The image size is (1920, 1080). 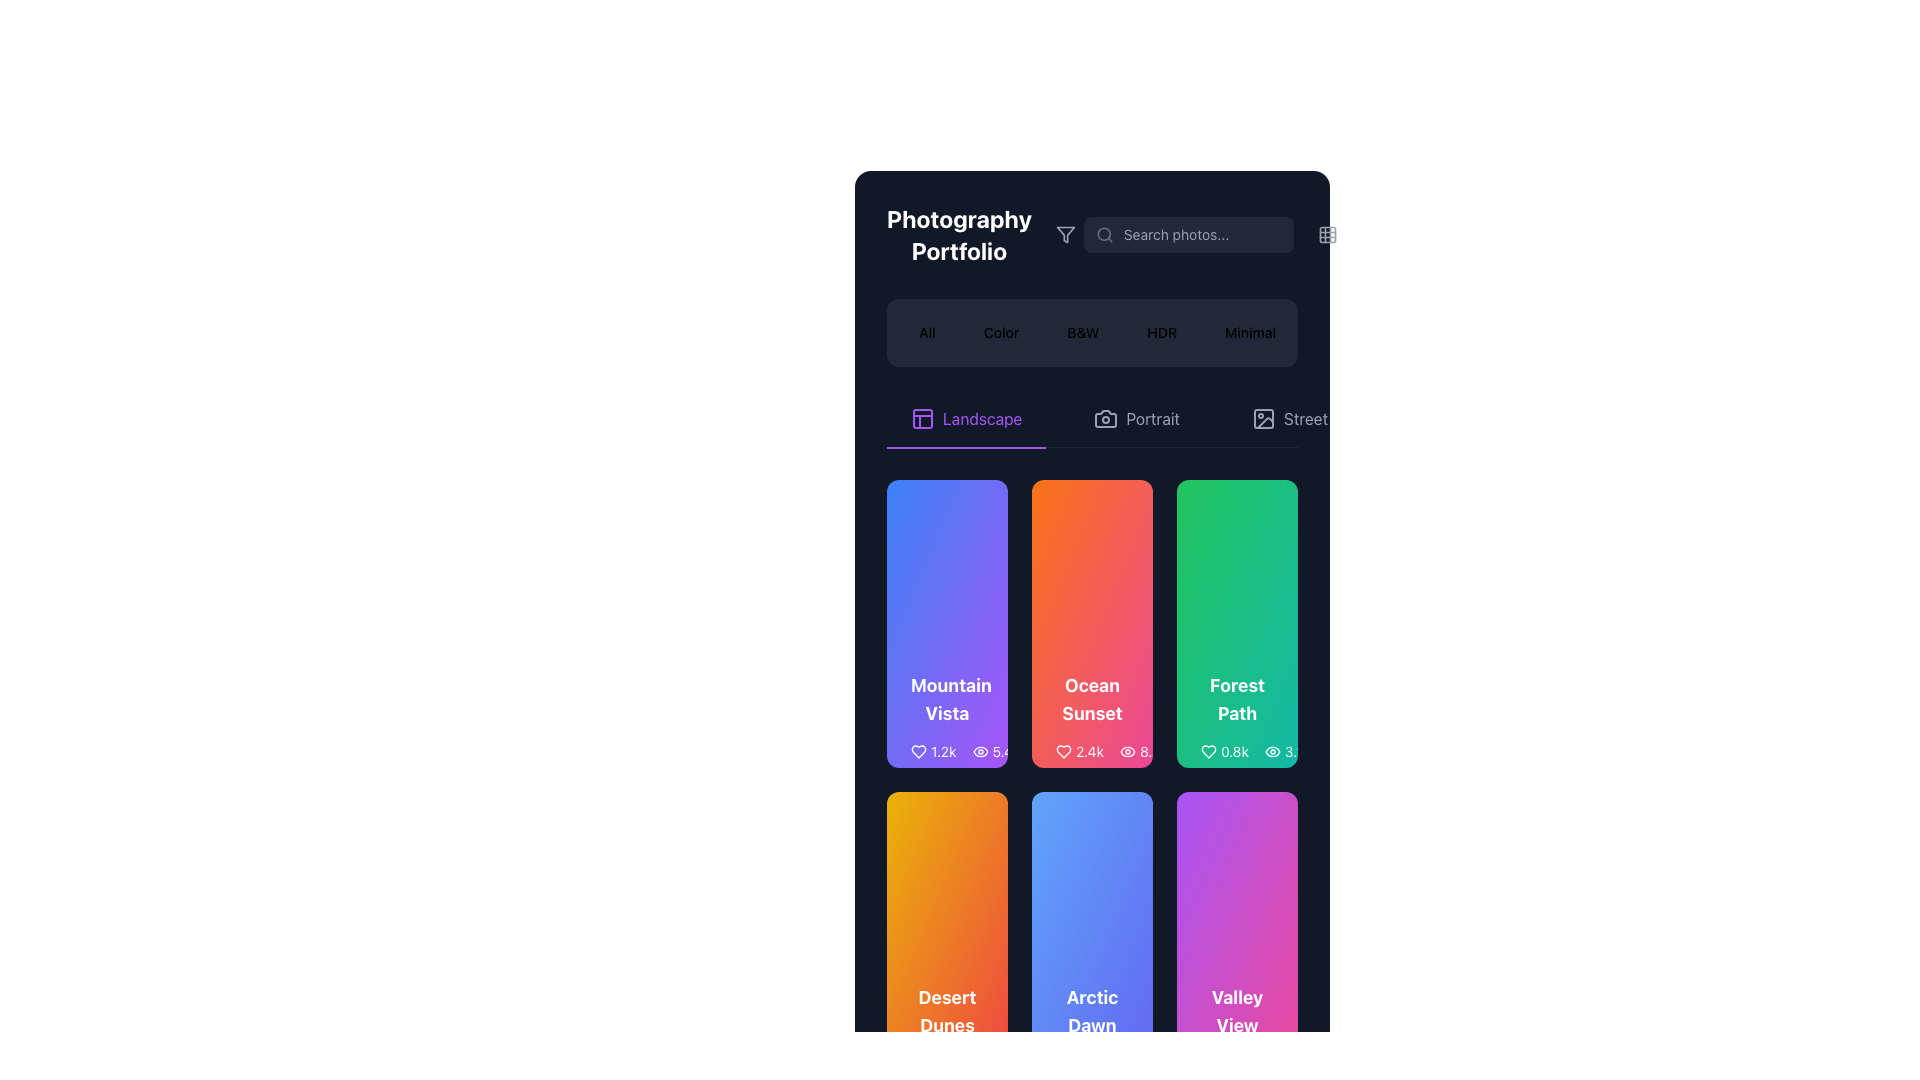 What do you see at coordinates (1233, 752) in the screenshot?
I see `the text label displaying '0.8k' styled in small white font, located to the right of a heart icon` at bounding box center [1233, 752].